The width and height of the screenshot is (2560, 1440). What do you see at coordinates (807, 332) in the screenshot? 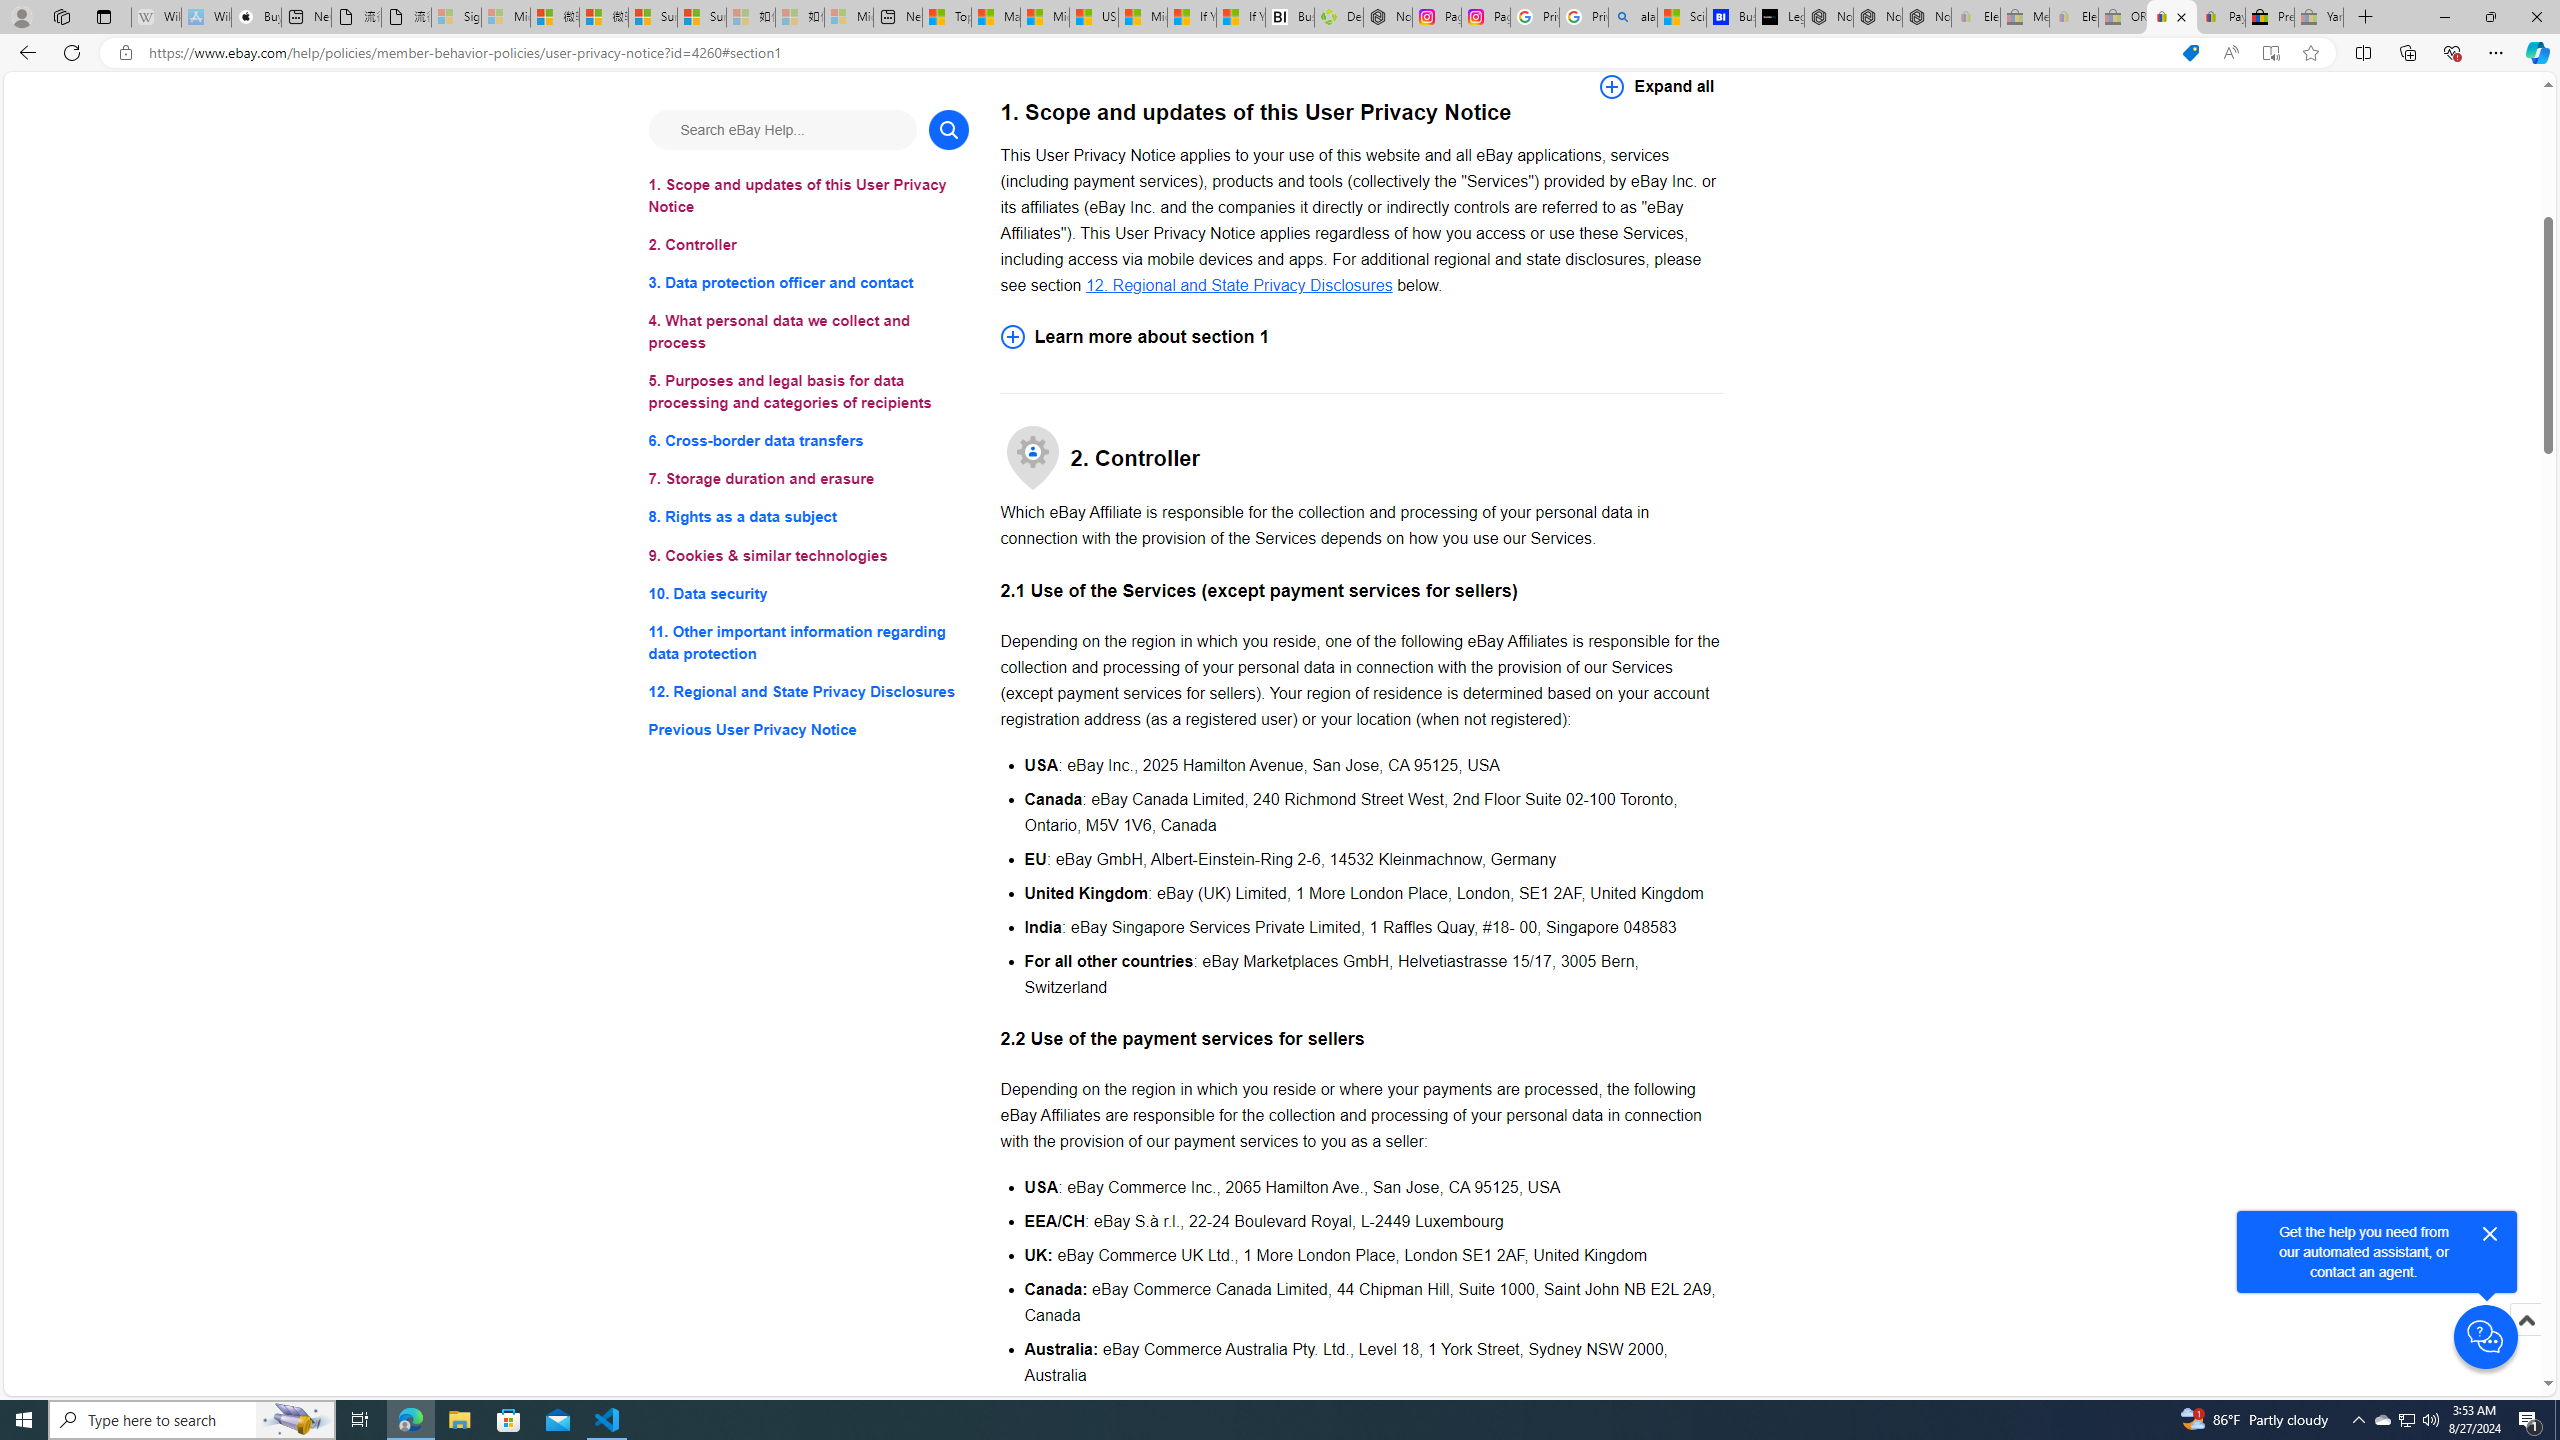
I see `'4. What personal data we collect and process'` at bounding box center [807, 332].